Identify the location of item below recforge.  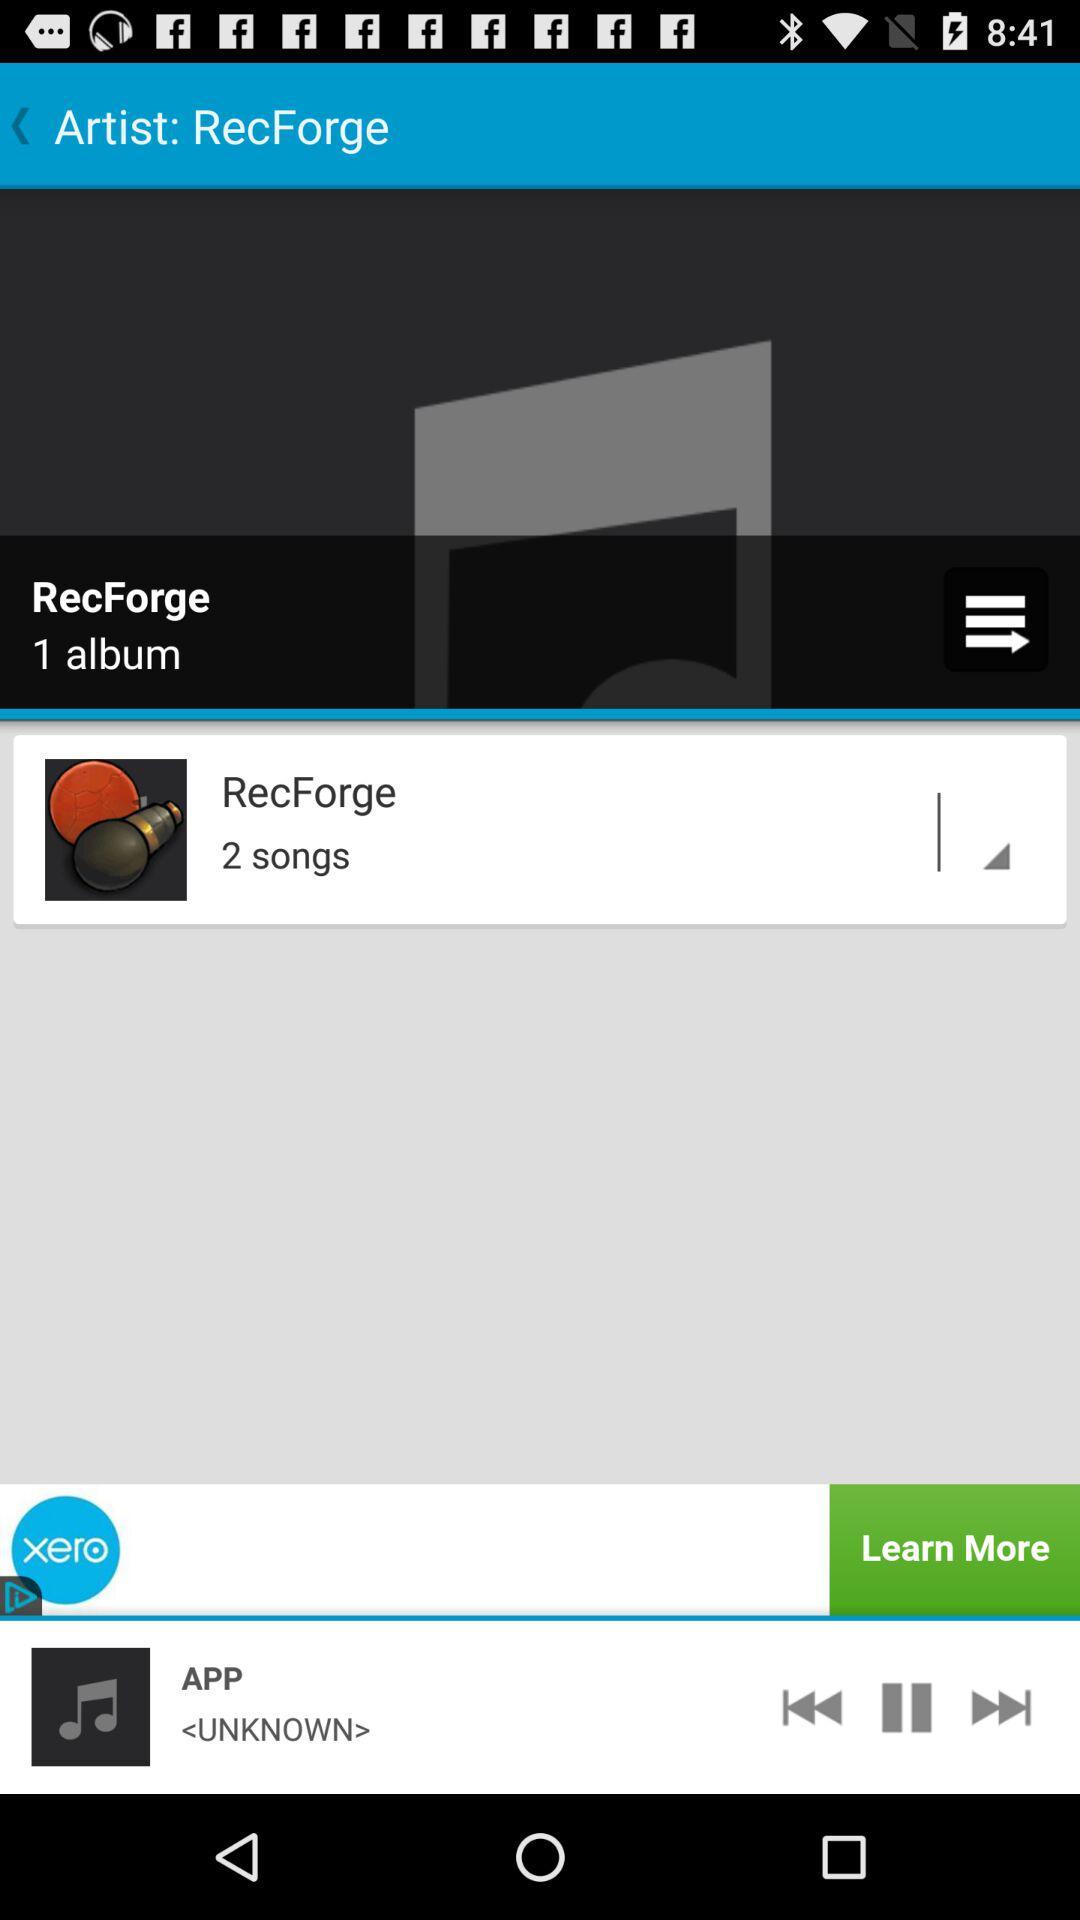
(940, 831).